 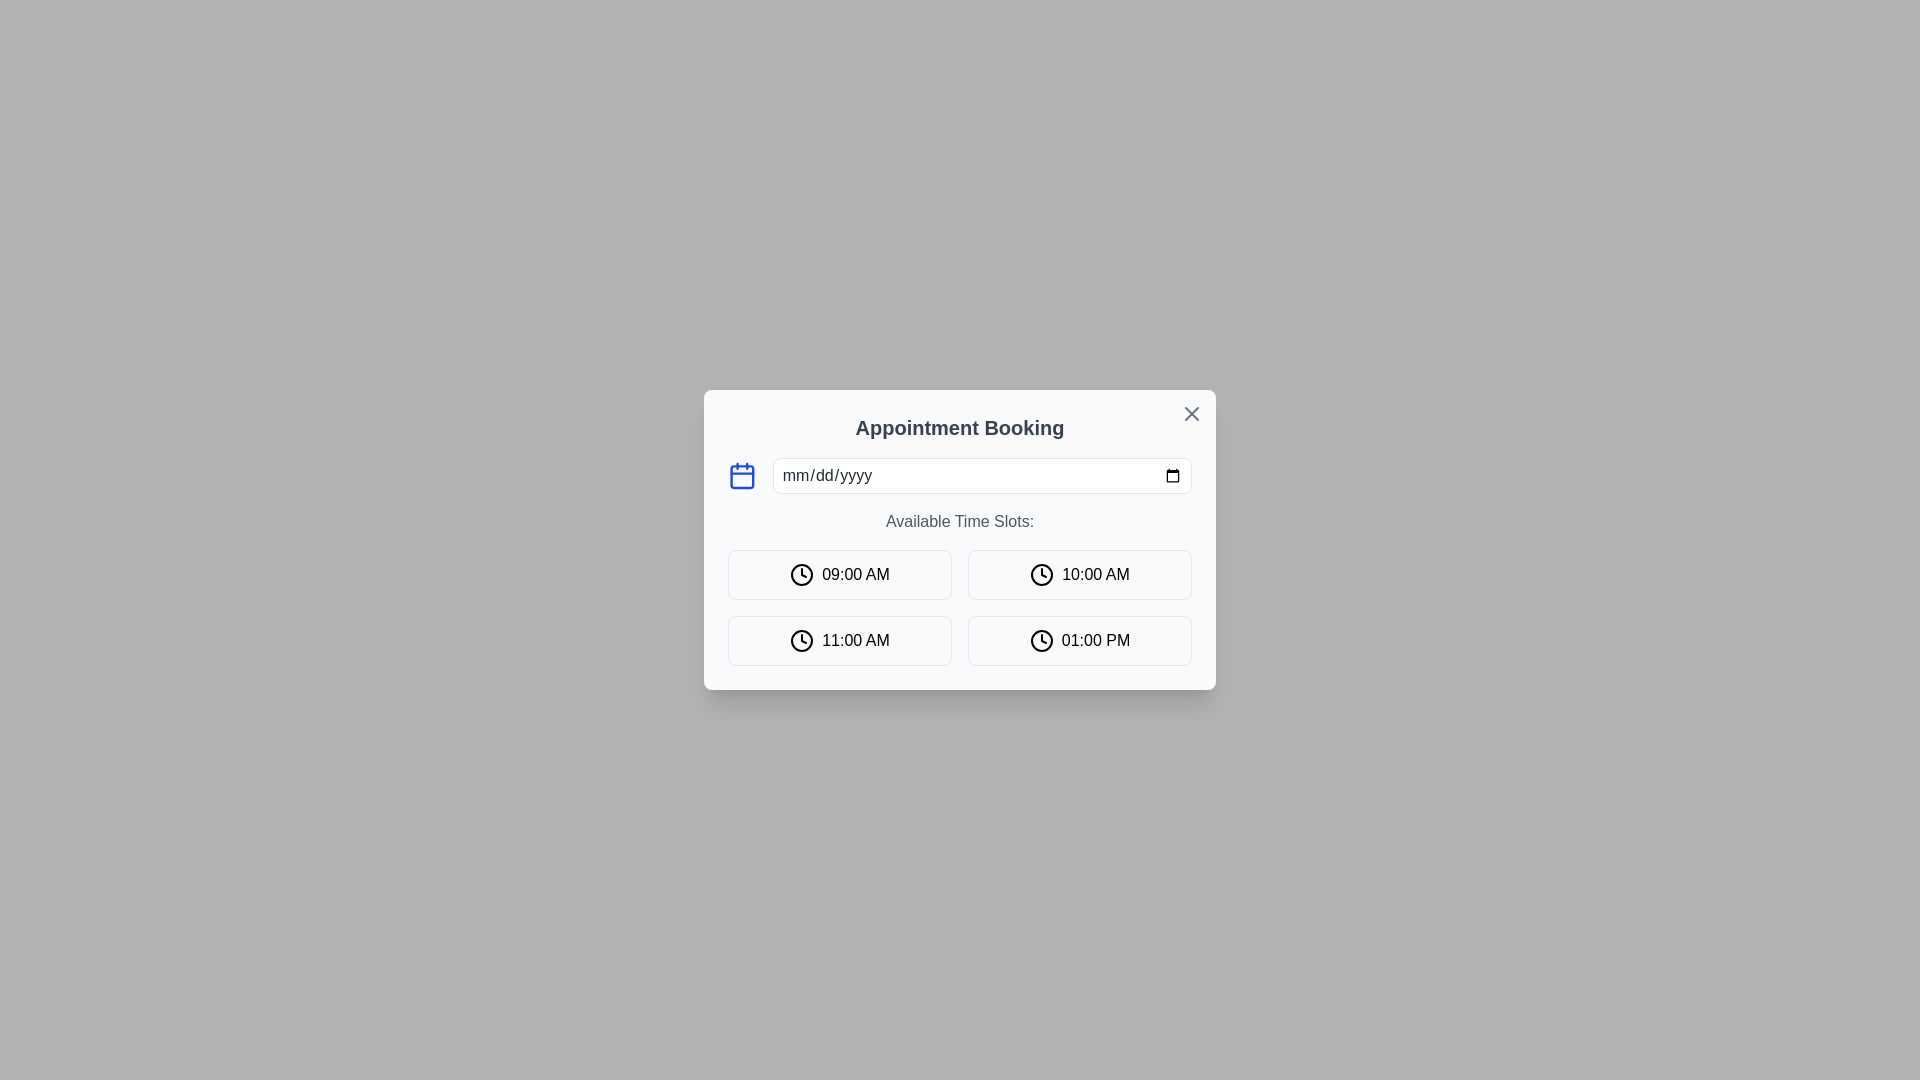 I want to click on the blue calendar outline icon on the left side of the date input field, so click(x=741, y=475).